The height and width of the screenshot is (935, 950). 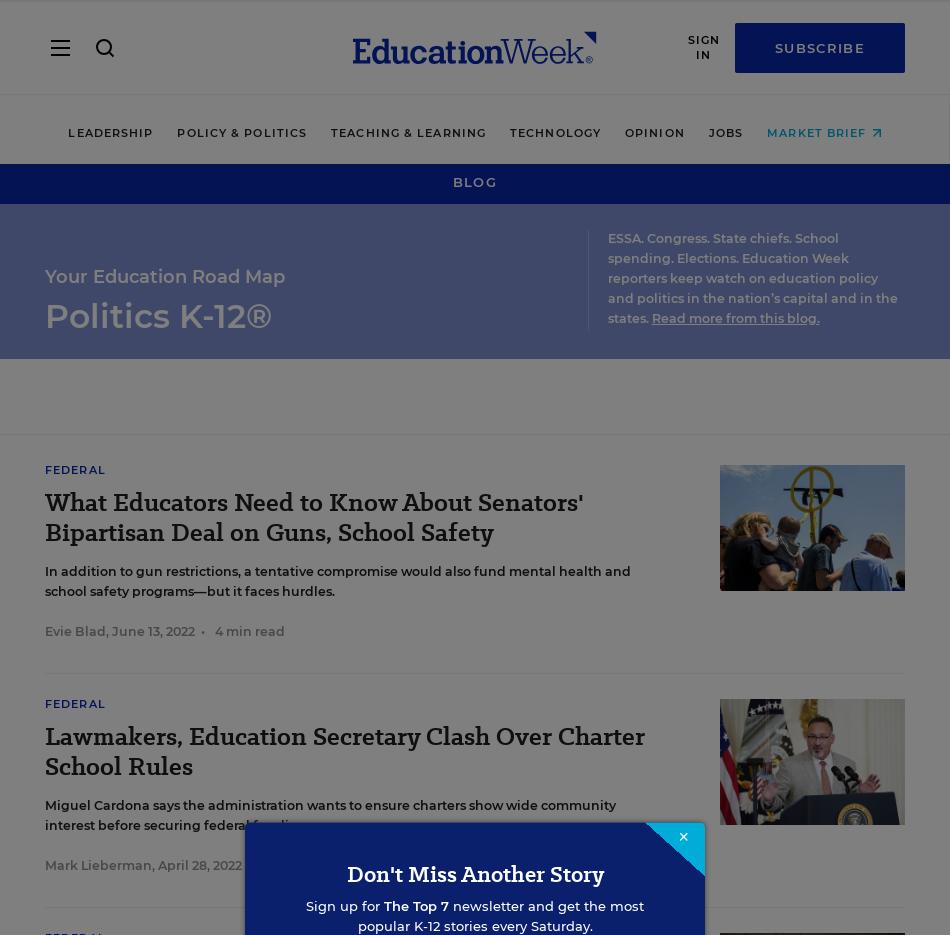 I want to click on 'June 13, 2022', so click(x=112, y=630).